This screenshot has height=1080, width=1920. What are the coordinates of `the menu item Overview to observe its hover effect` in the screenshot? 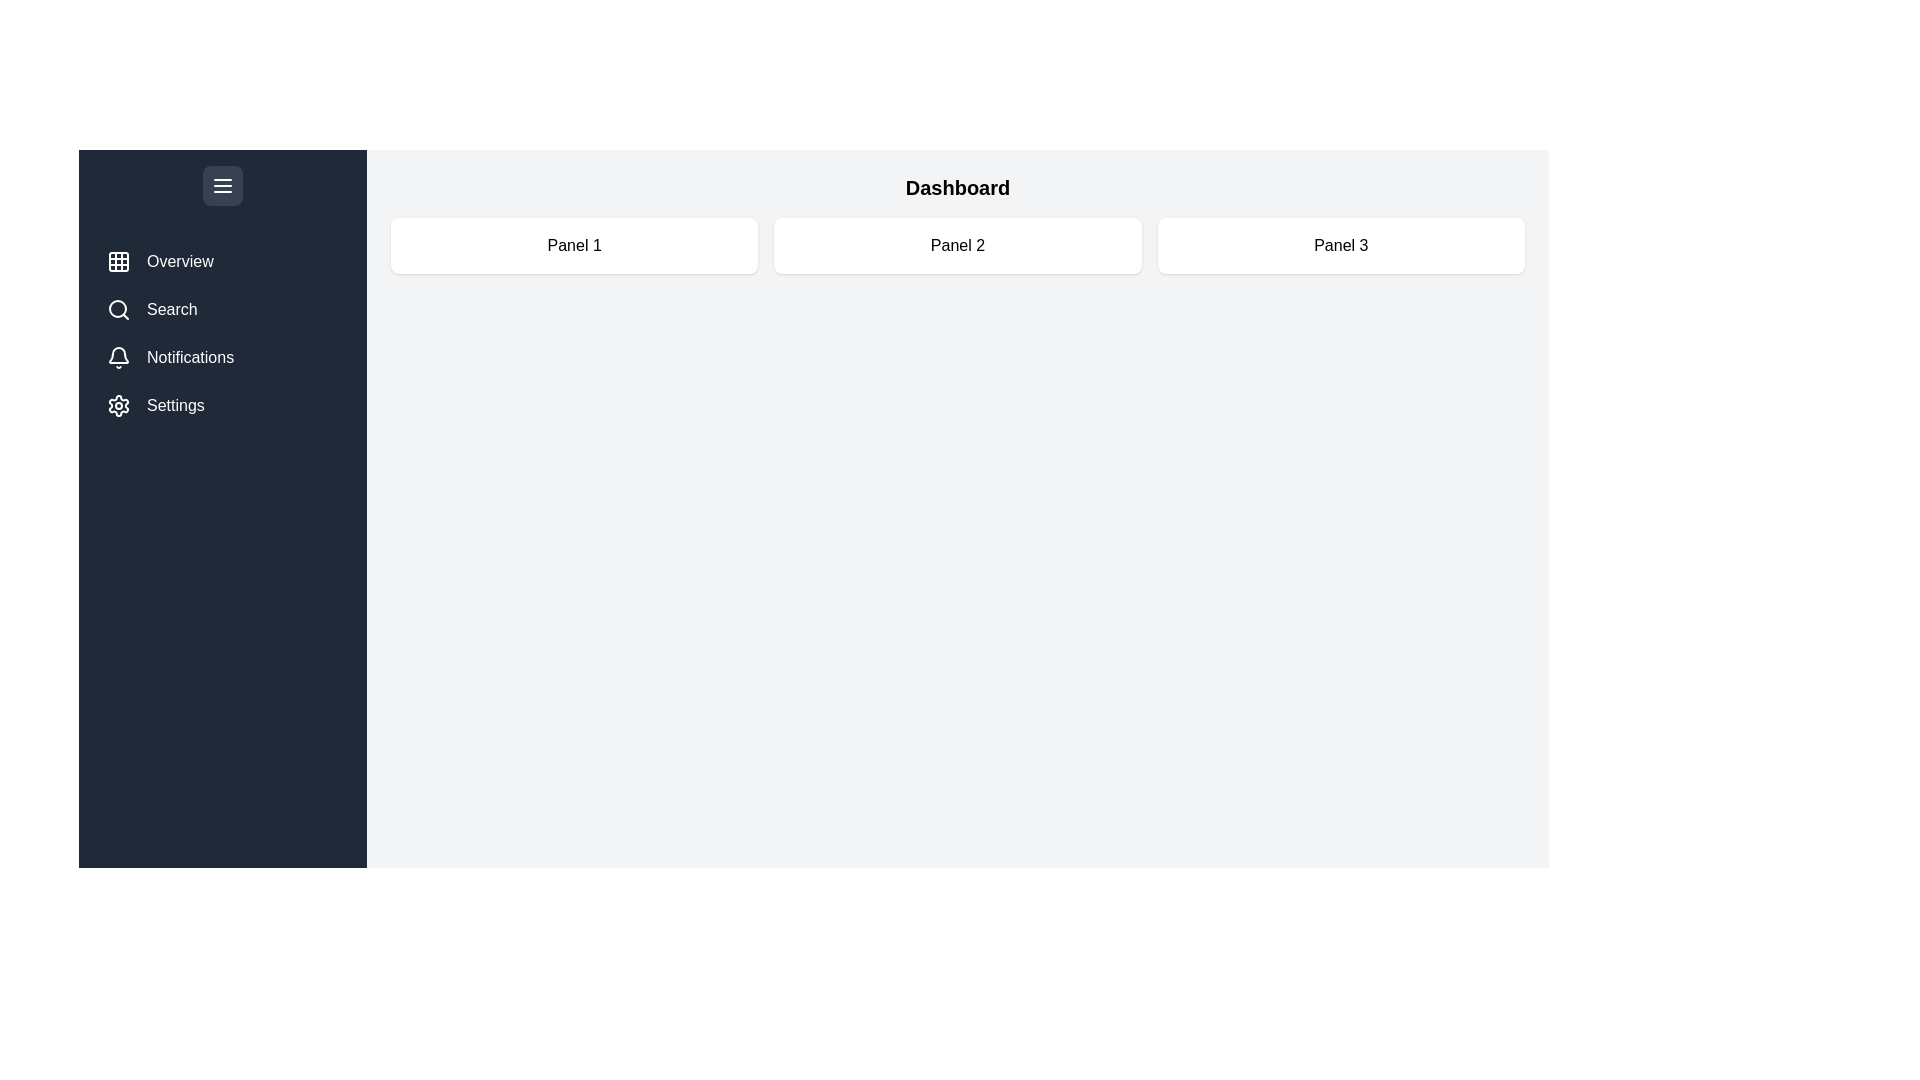 It's located at (222, 261).